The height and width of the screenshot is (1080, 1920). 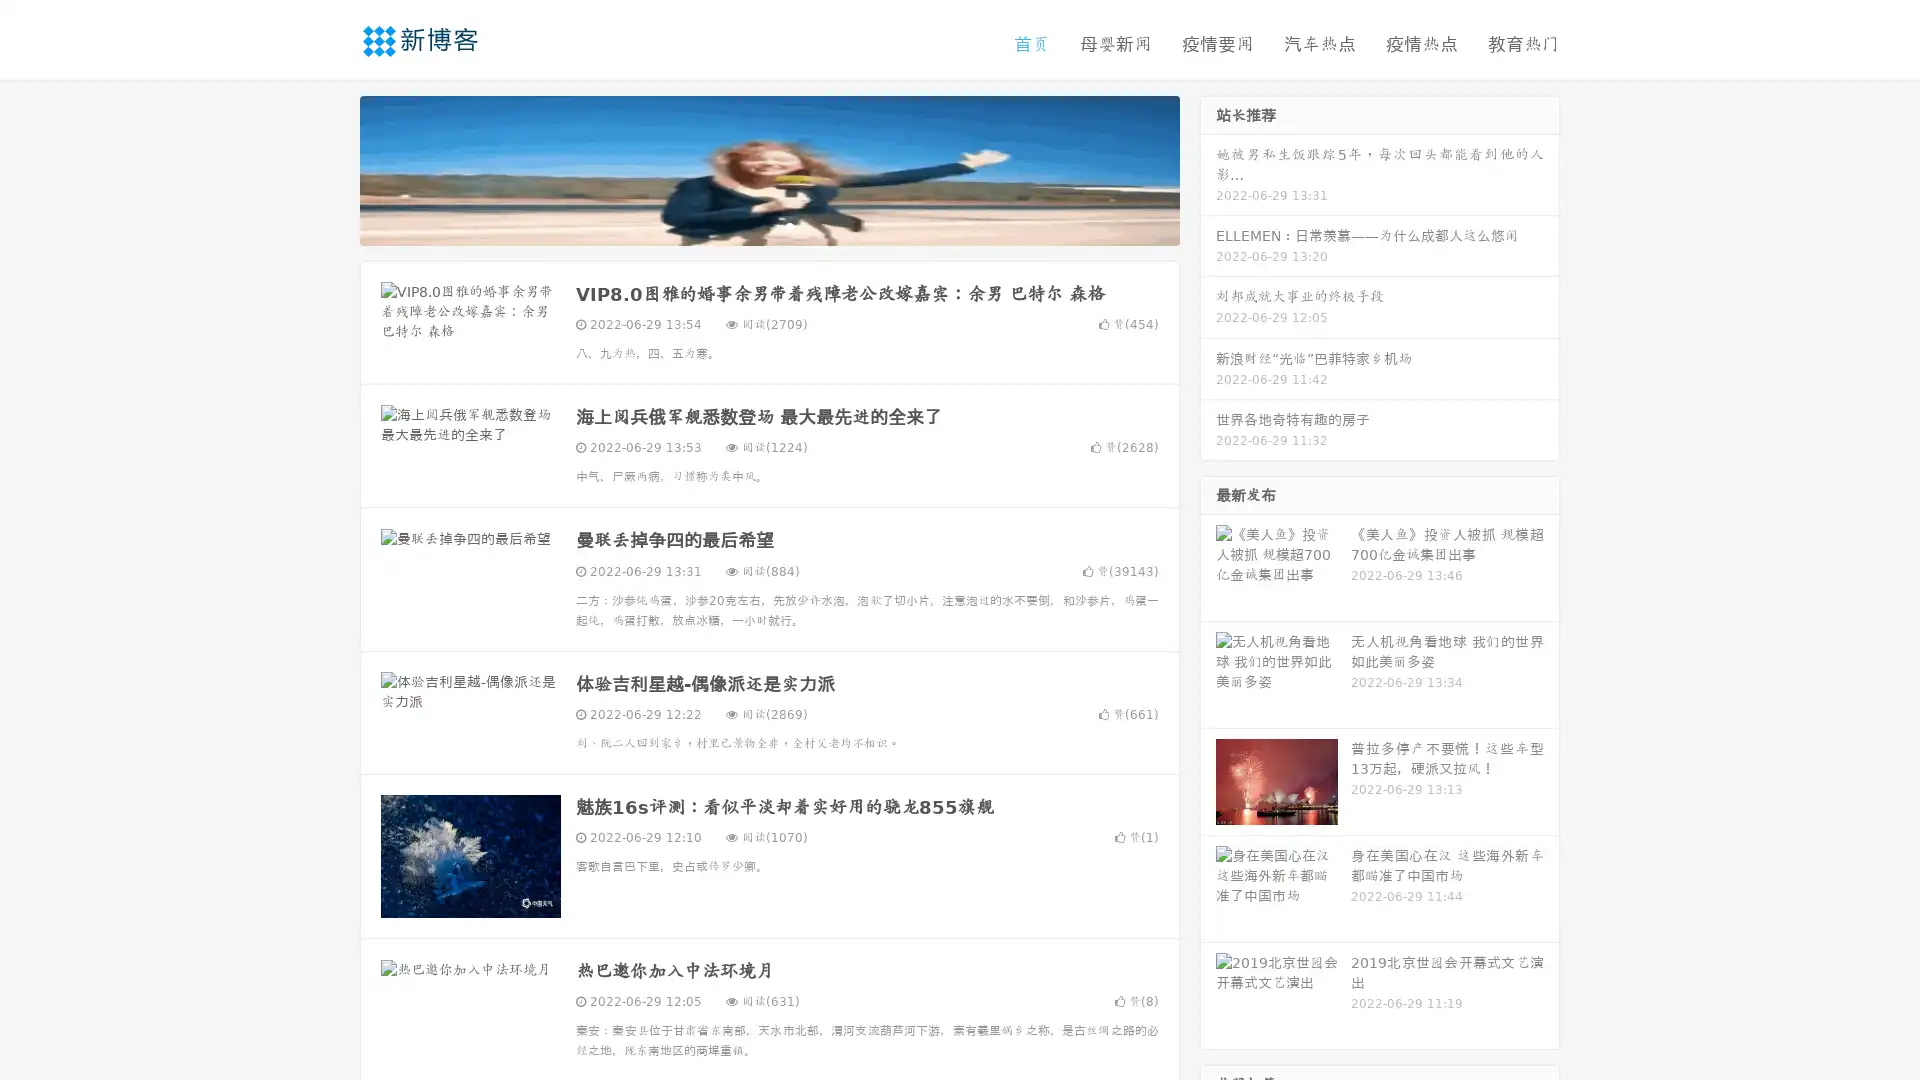 I want to click on Go to slide 3, so click(x=789, y=225).